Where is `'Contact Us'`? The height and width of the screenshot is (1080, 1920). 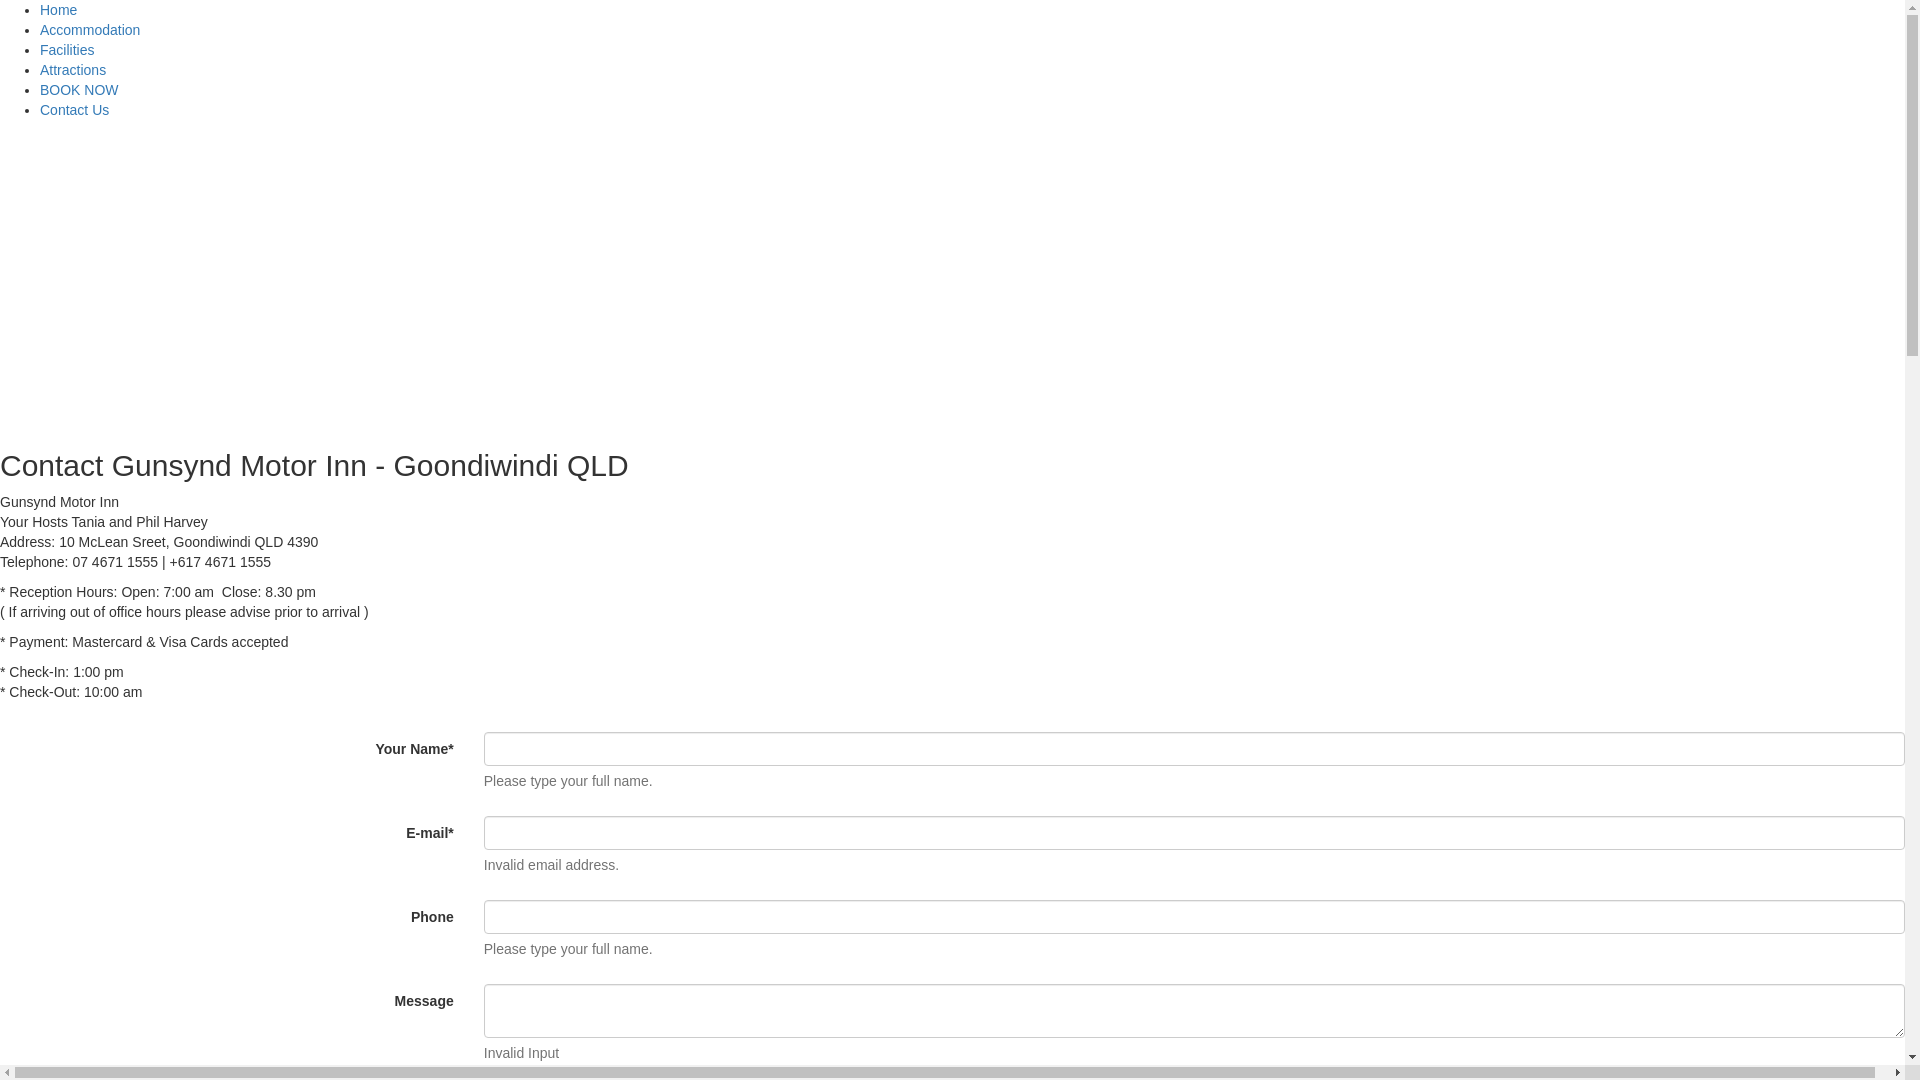
'Contact Us' is located at coordinates (74, 110).